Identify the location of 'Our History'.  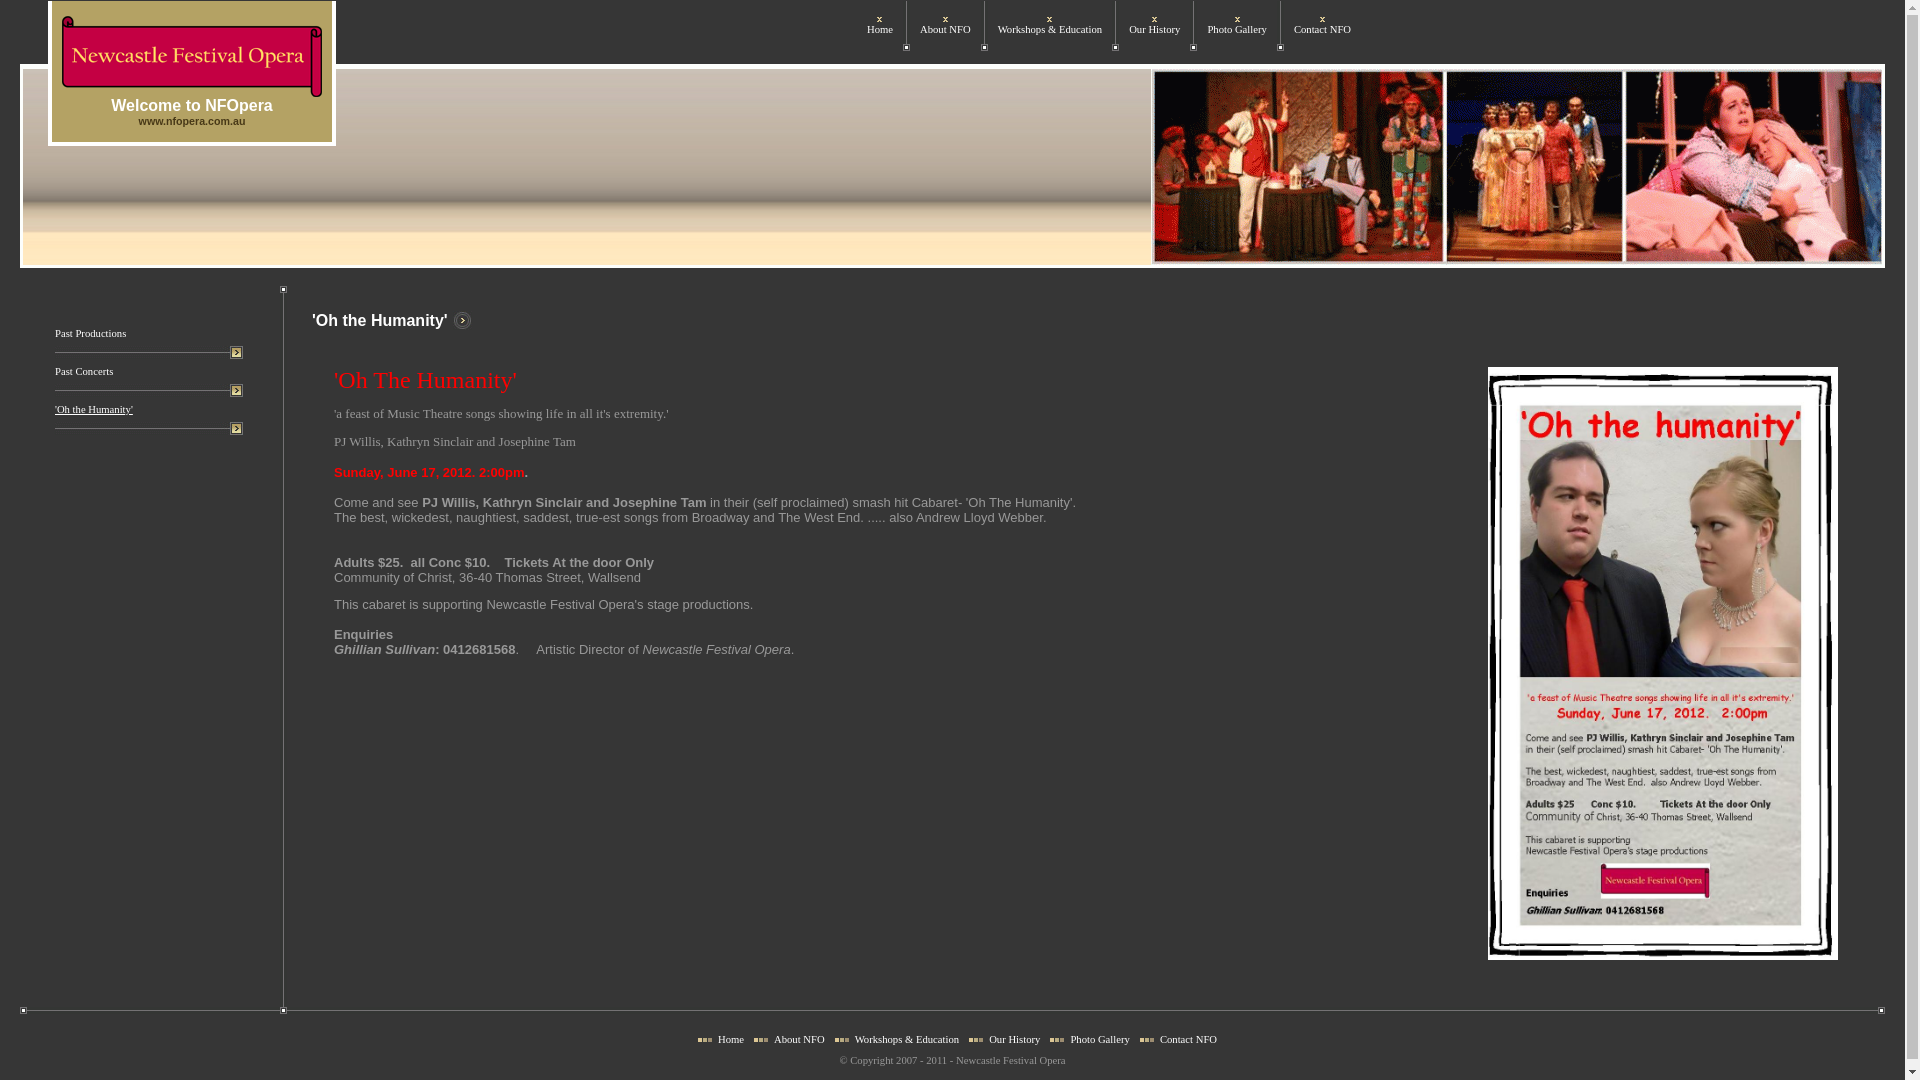
(1014, 1038).